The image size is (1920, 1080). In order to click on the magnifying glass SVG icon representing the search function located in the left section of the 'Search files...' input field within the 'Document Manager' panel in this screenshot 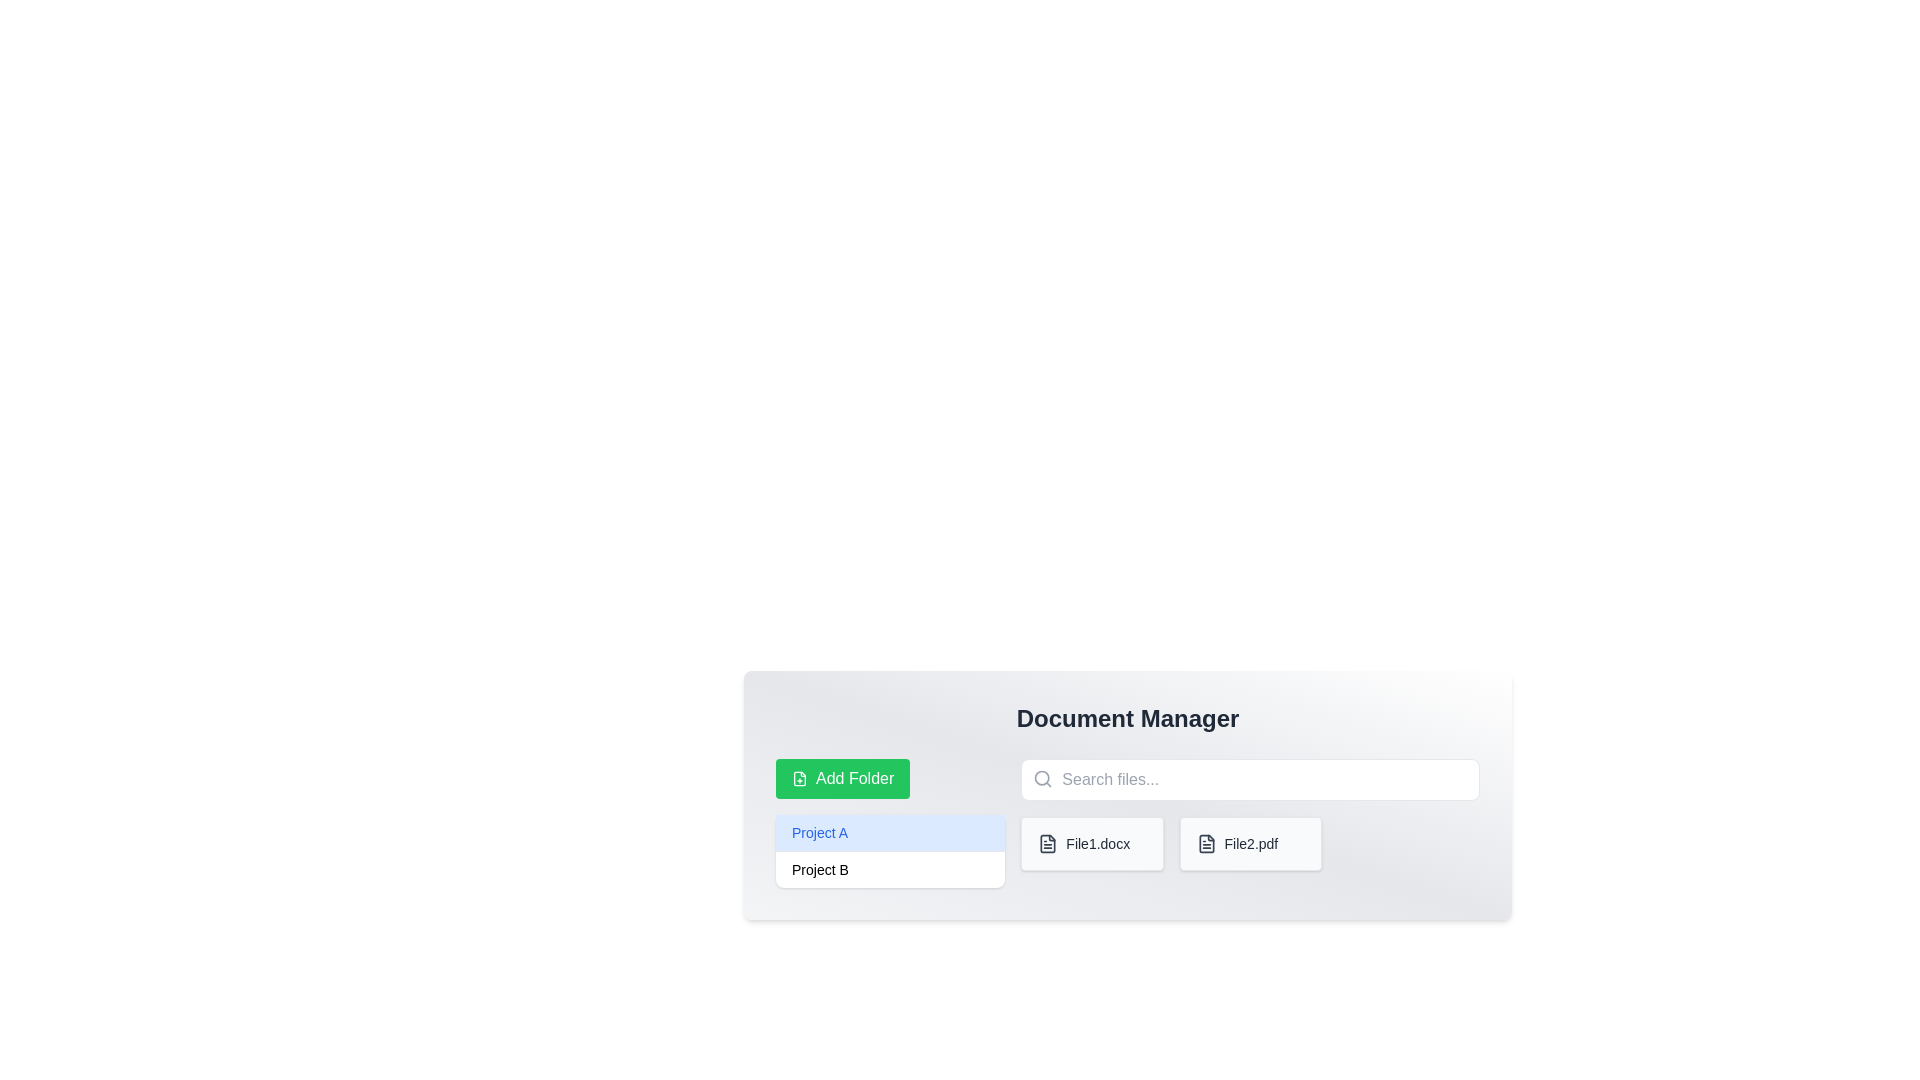, I will do `click(1042, 778)`.